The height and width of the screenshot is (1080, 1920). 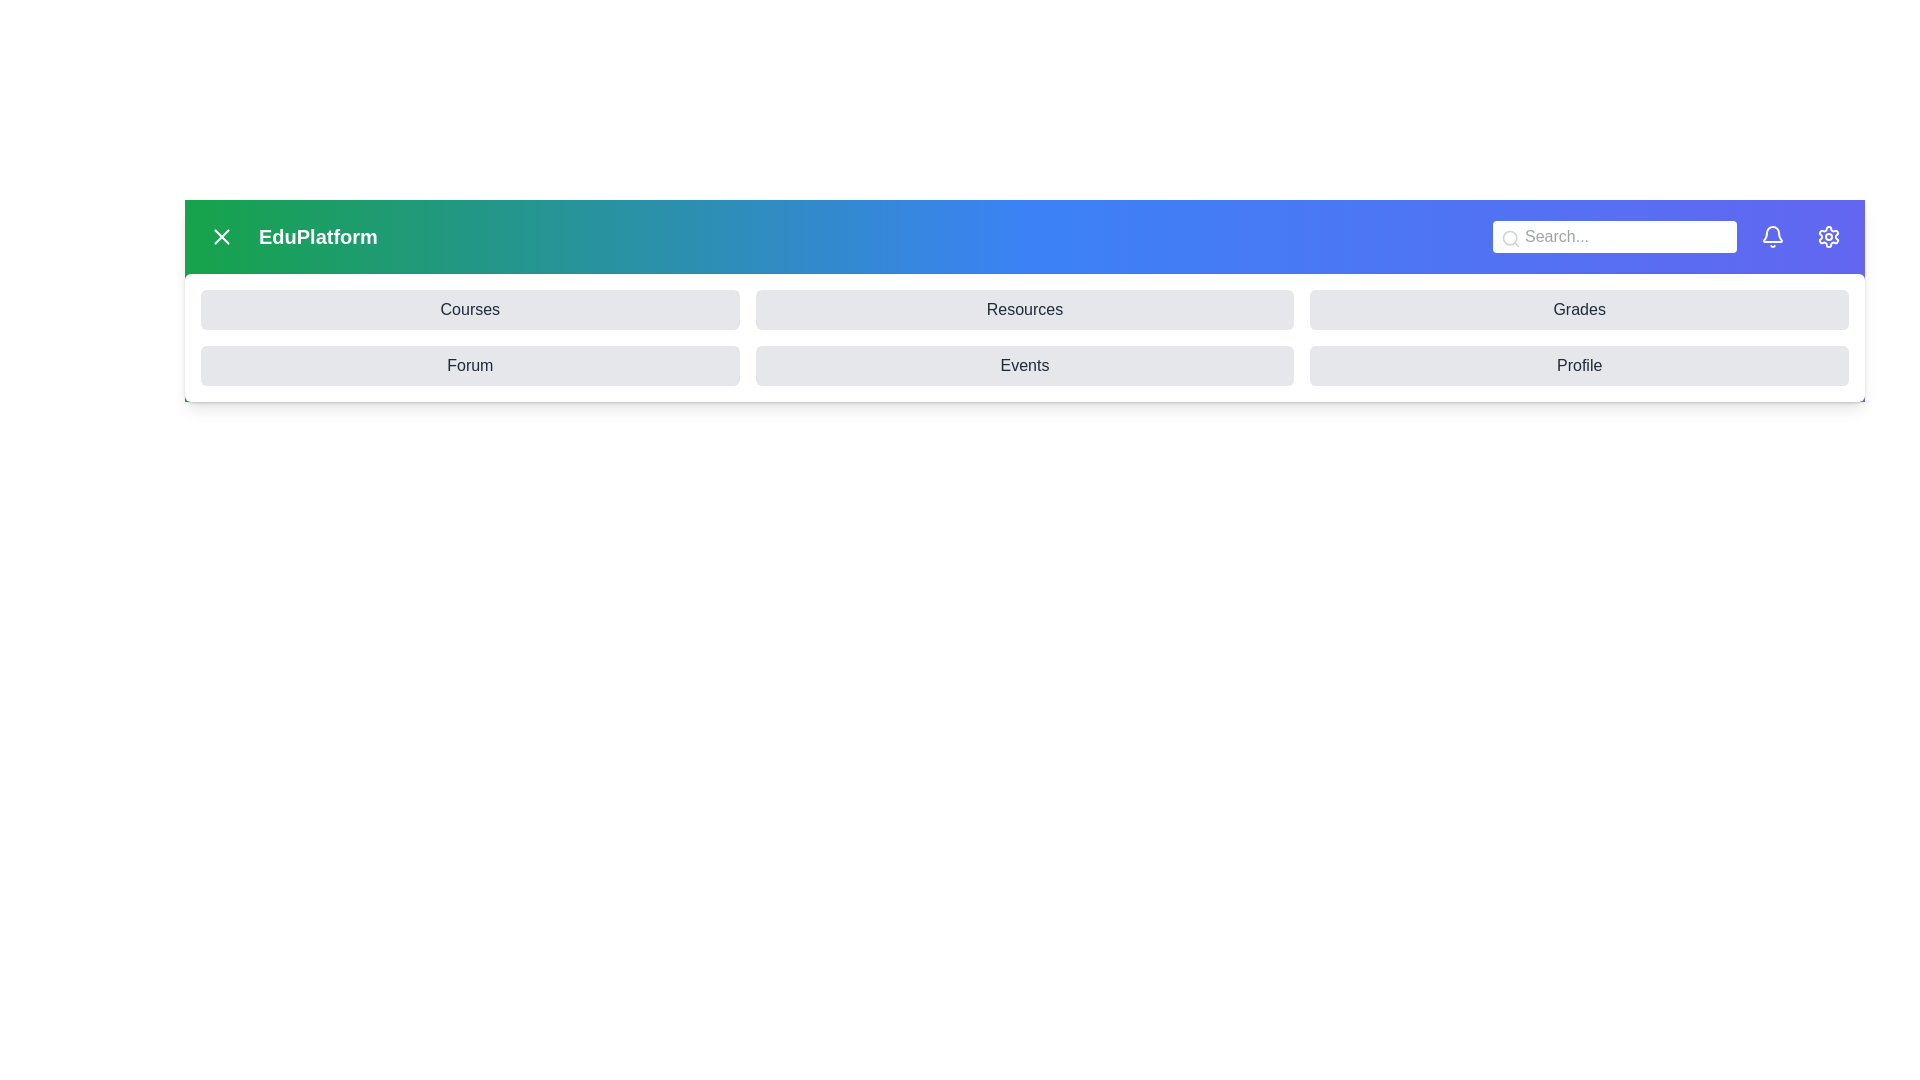 What do you see at coordinates (469, 309) in the screenshot?
I see `the menu item Courses from the navigation menu` at bounding box center [469, 309].